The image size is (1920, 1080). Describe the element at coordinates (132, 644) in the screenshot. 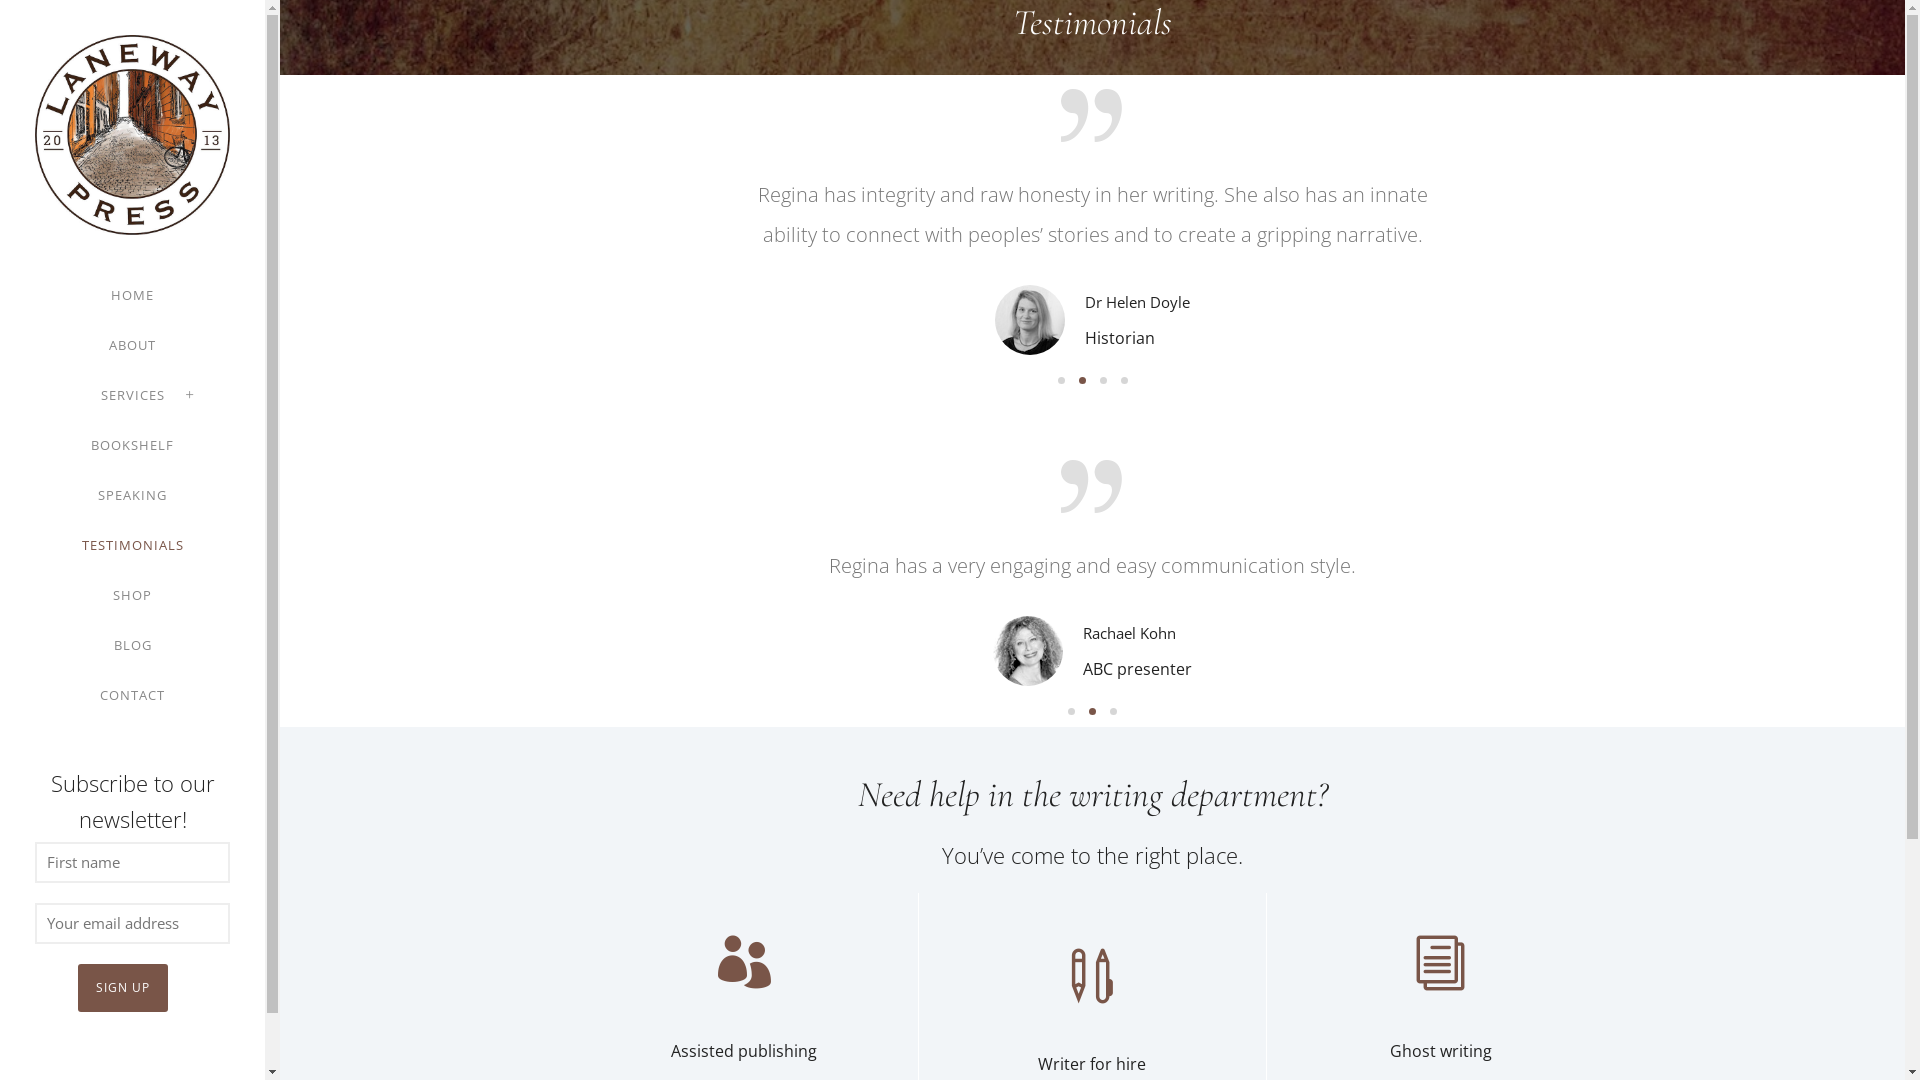

I see `'BLOG'` at that location.